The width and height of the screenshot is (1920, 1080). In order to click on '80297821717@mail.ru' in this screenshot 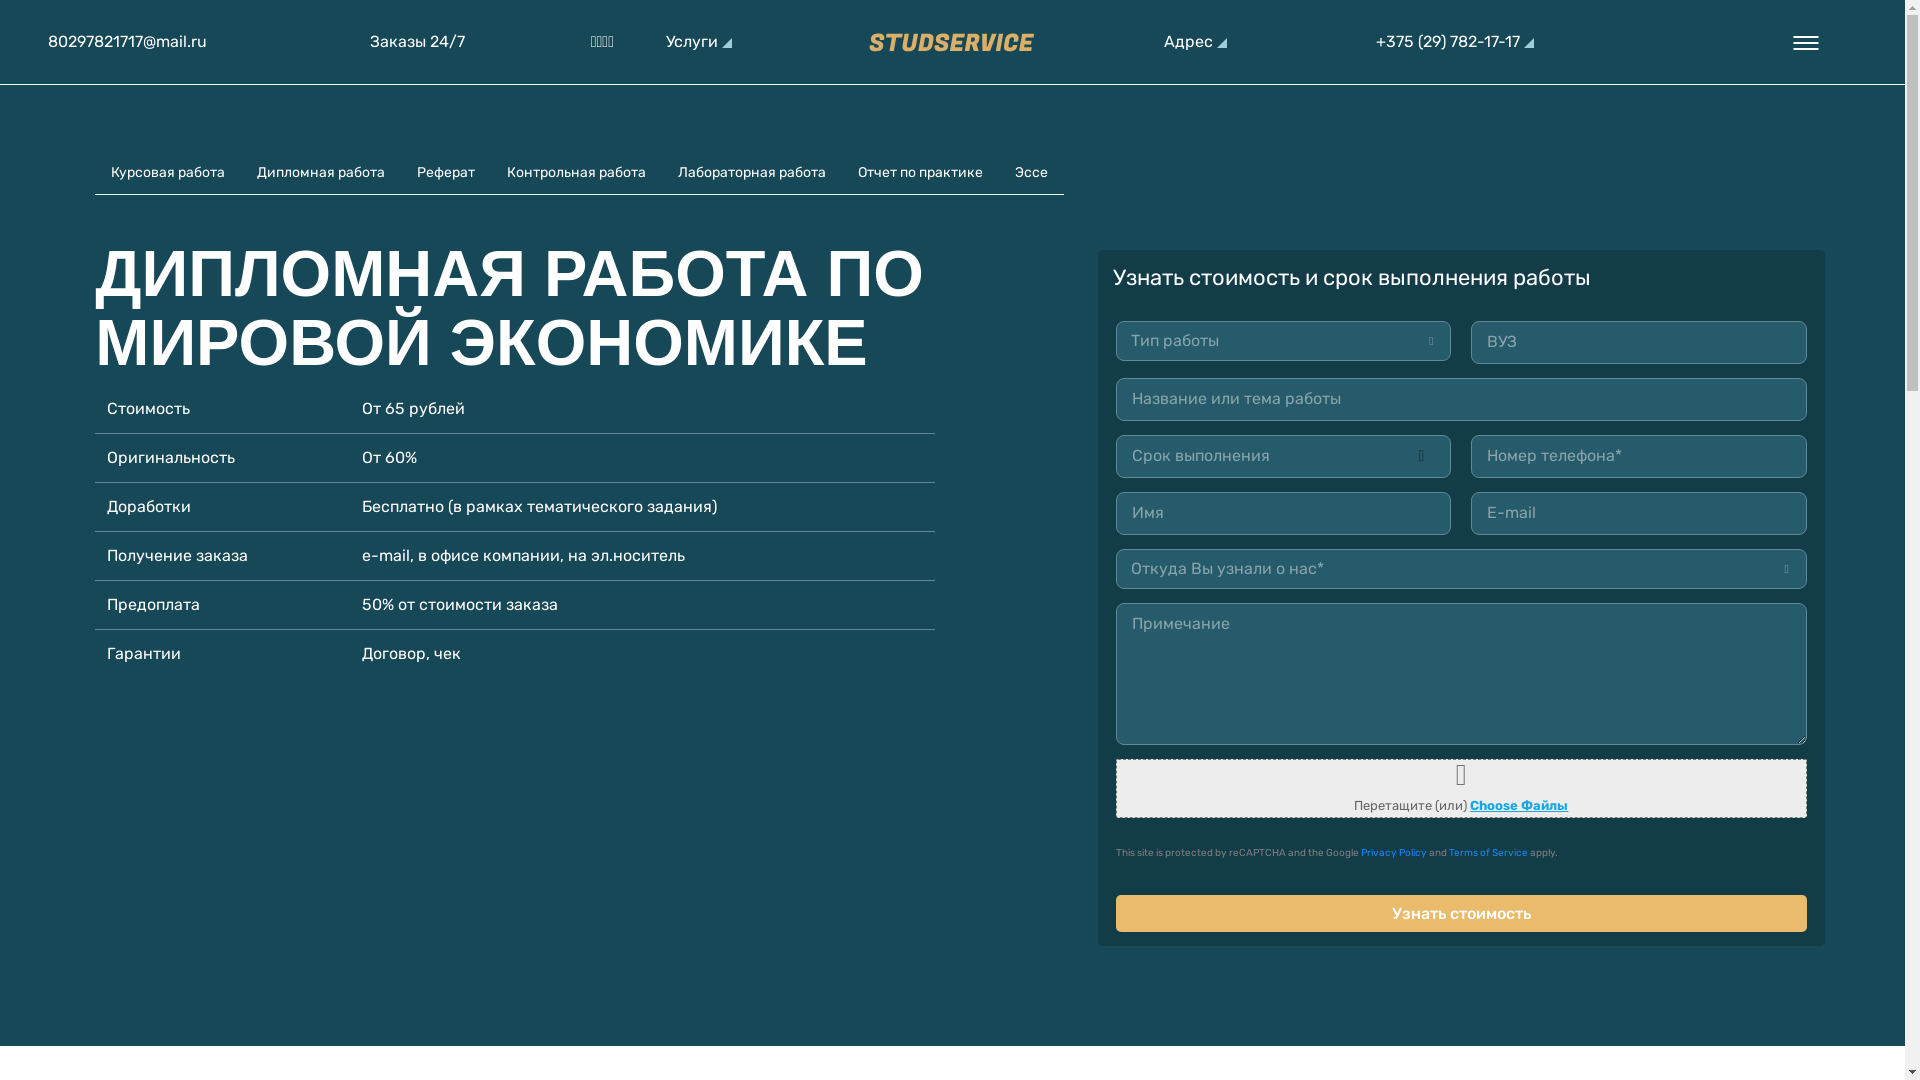, I will do `click(126, 41)`.